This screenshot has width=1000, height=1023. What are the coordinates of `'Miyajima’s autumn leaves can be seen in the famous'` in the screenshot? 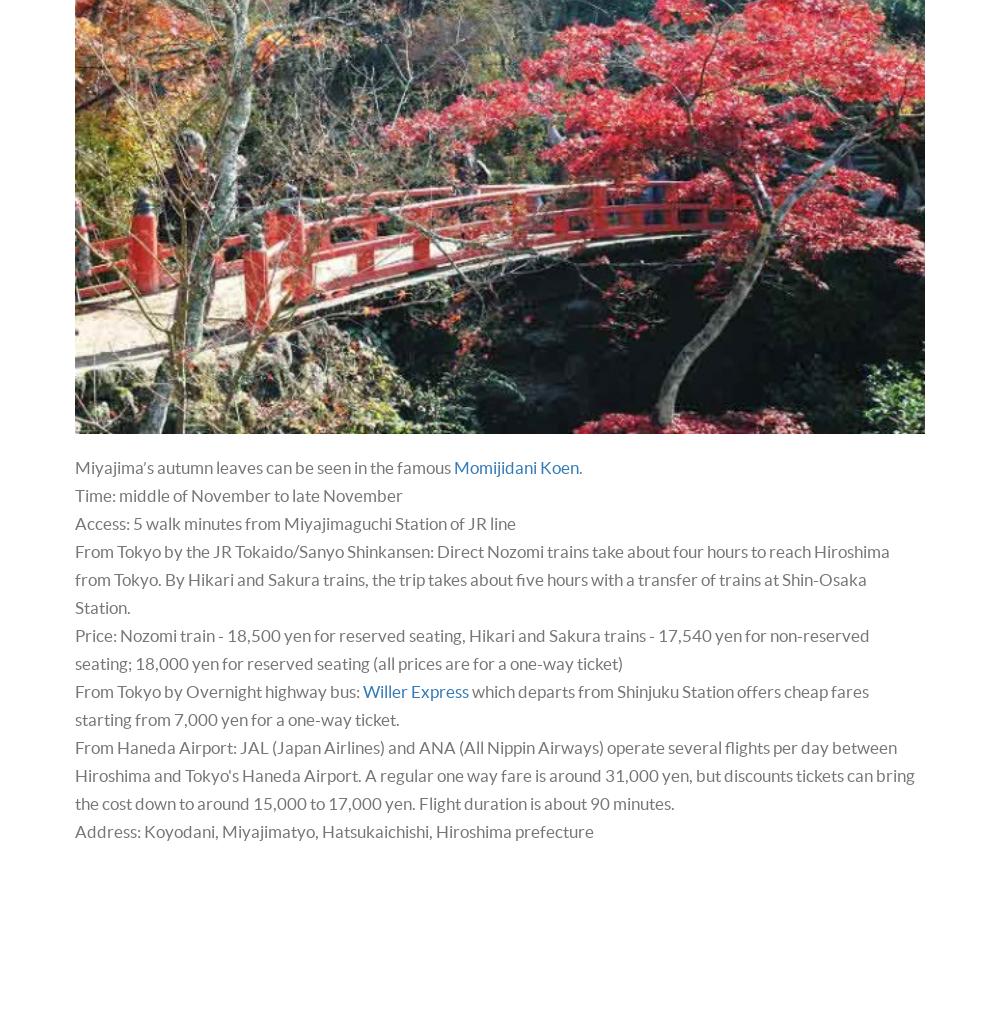 It's located at (264, 466).